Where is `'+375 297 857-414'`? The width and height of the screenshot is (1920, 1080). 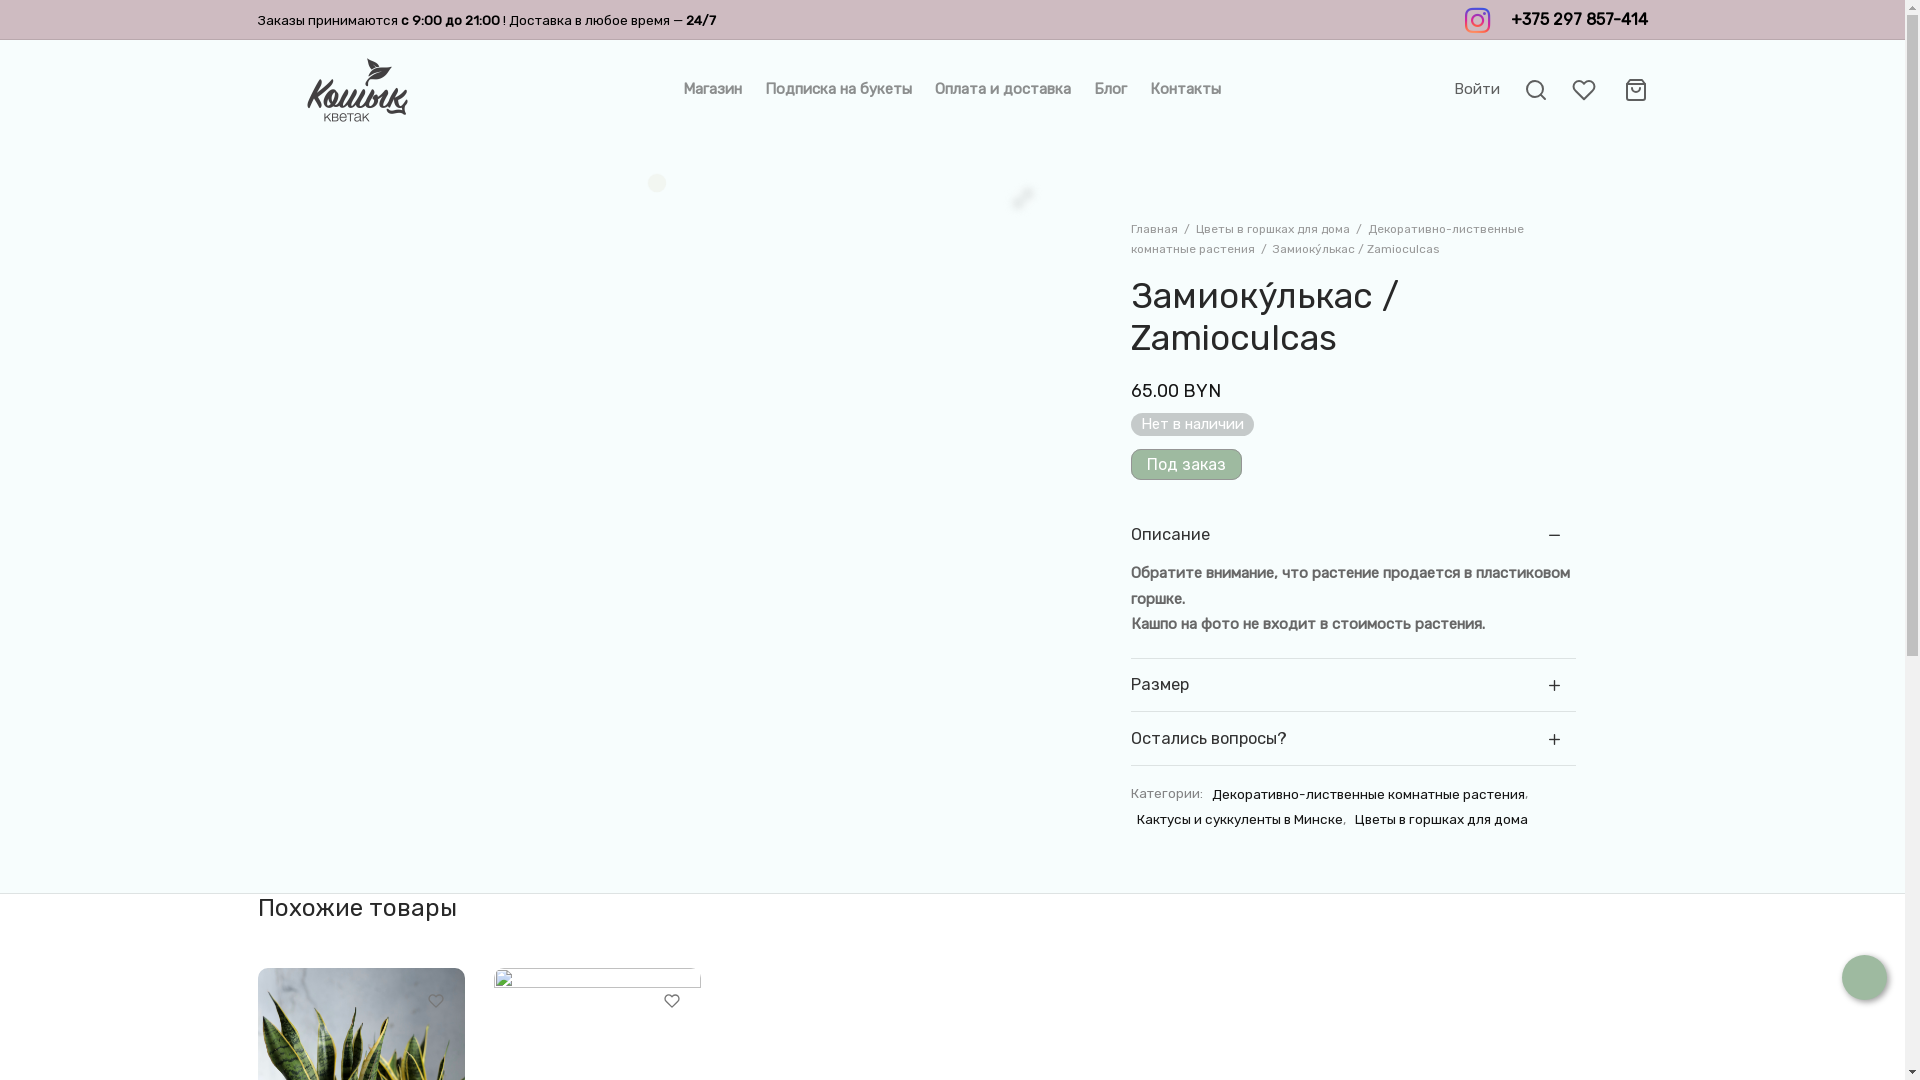
'+375 297 857-414' is located at coordinates (1577, 19).